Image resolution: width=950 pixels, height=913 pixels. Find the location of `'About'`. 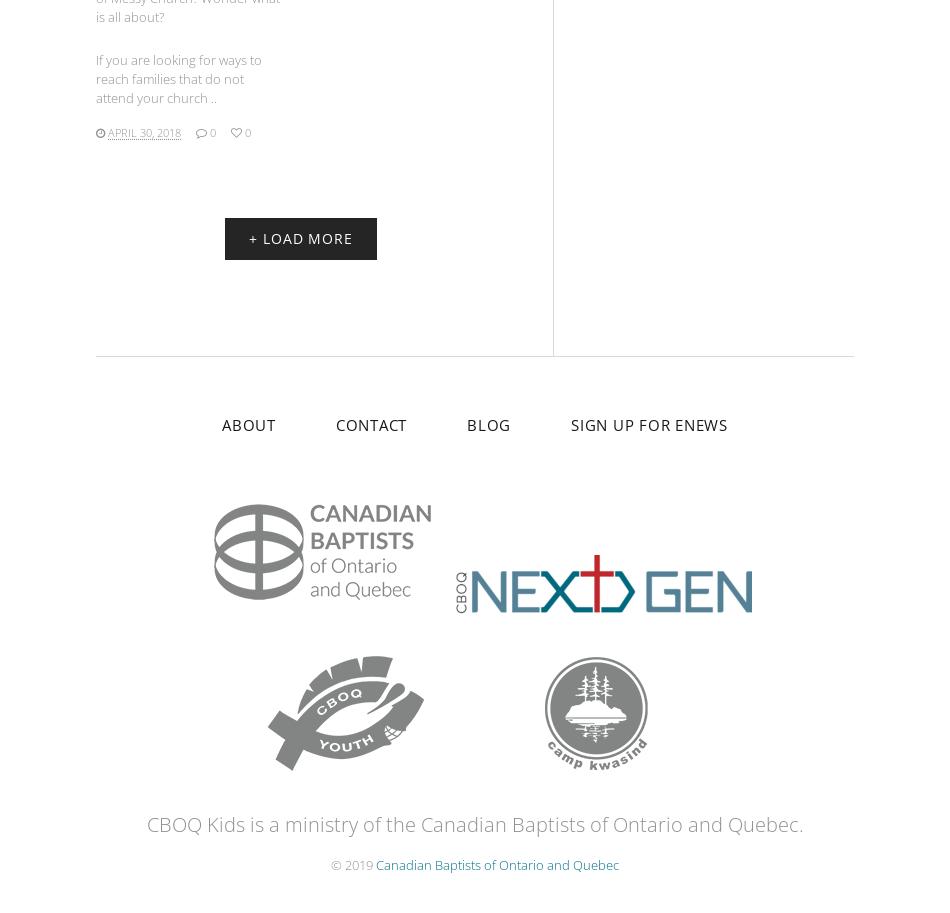

'About' is located at coordinates (247, 423).